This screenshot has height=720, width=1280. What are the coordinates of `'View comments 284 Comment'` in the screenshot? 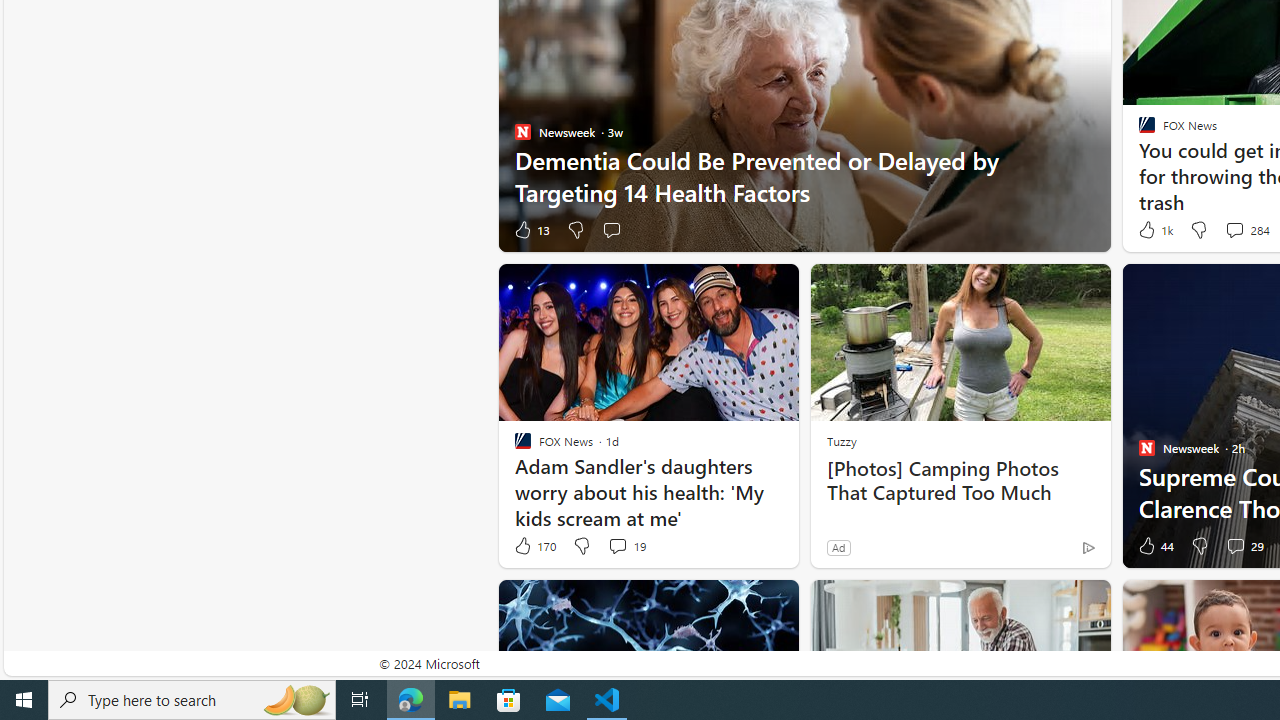 It's located at (1233, 229).